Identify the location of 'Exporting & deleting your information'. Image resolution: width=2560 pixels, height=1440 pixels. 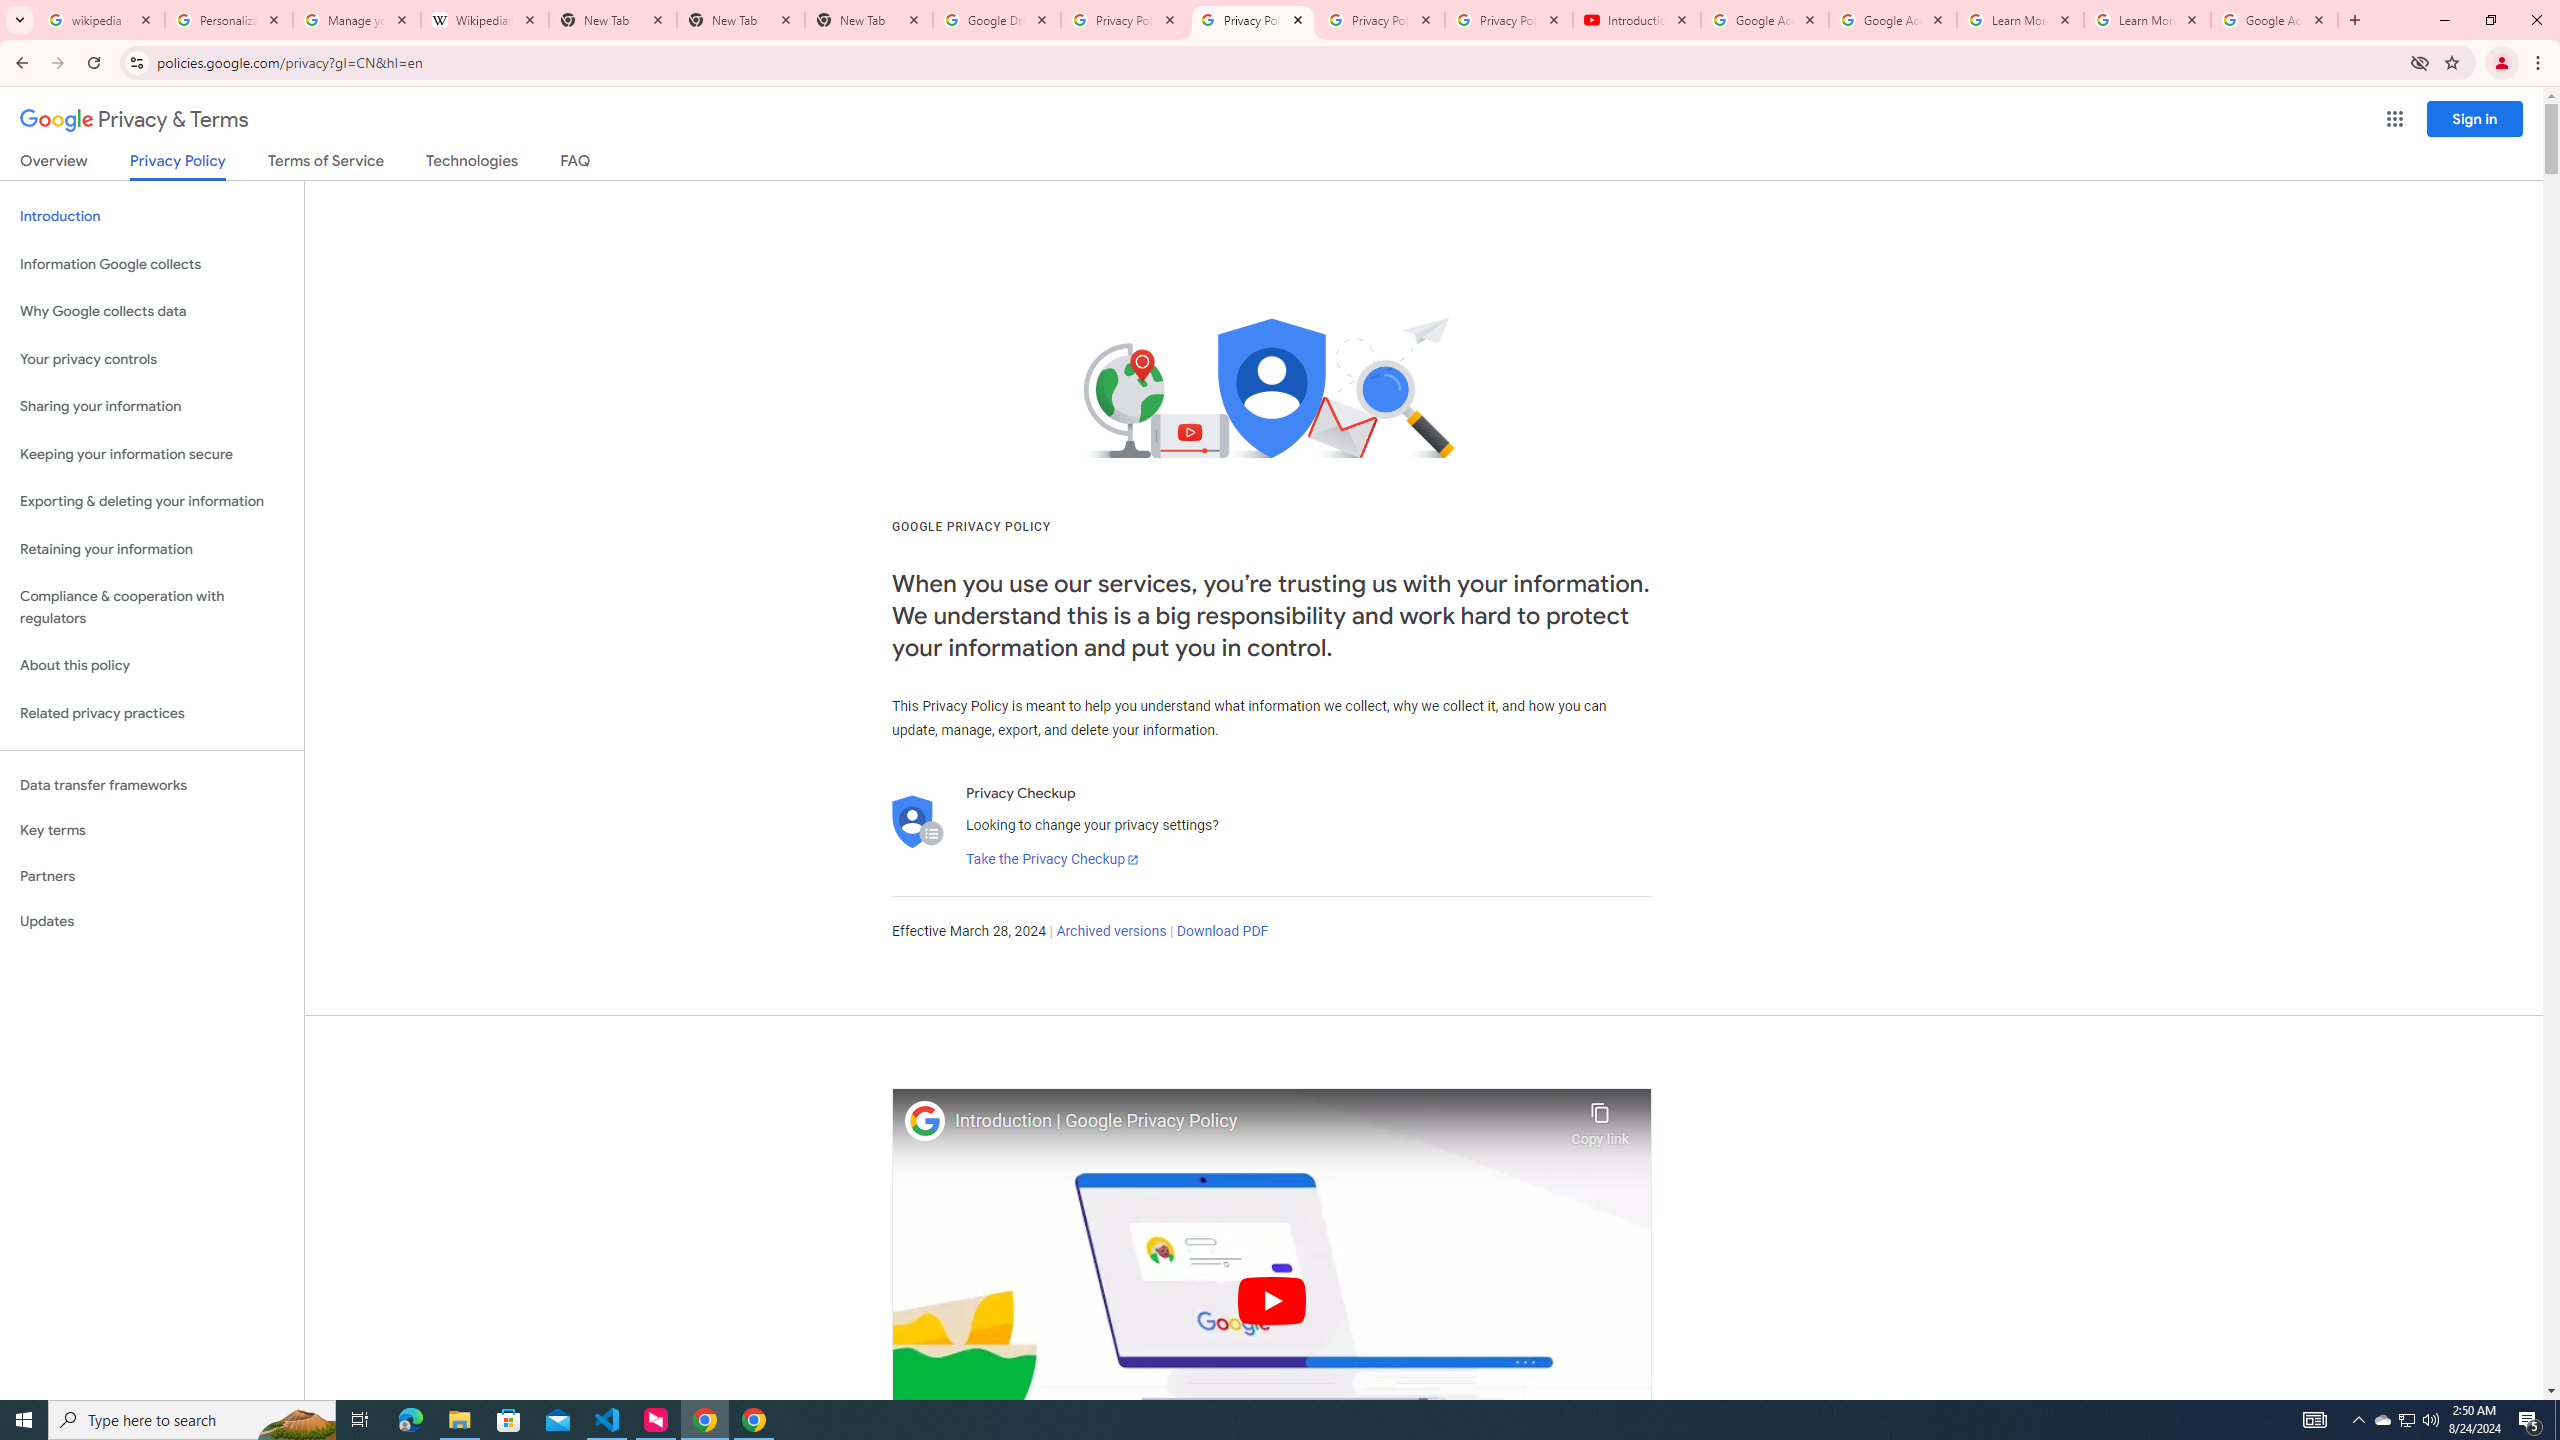
(151, 501).